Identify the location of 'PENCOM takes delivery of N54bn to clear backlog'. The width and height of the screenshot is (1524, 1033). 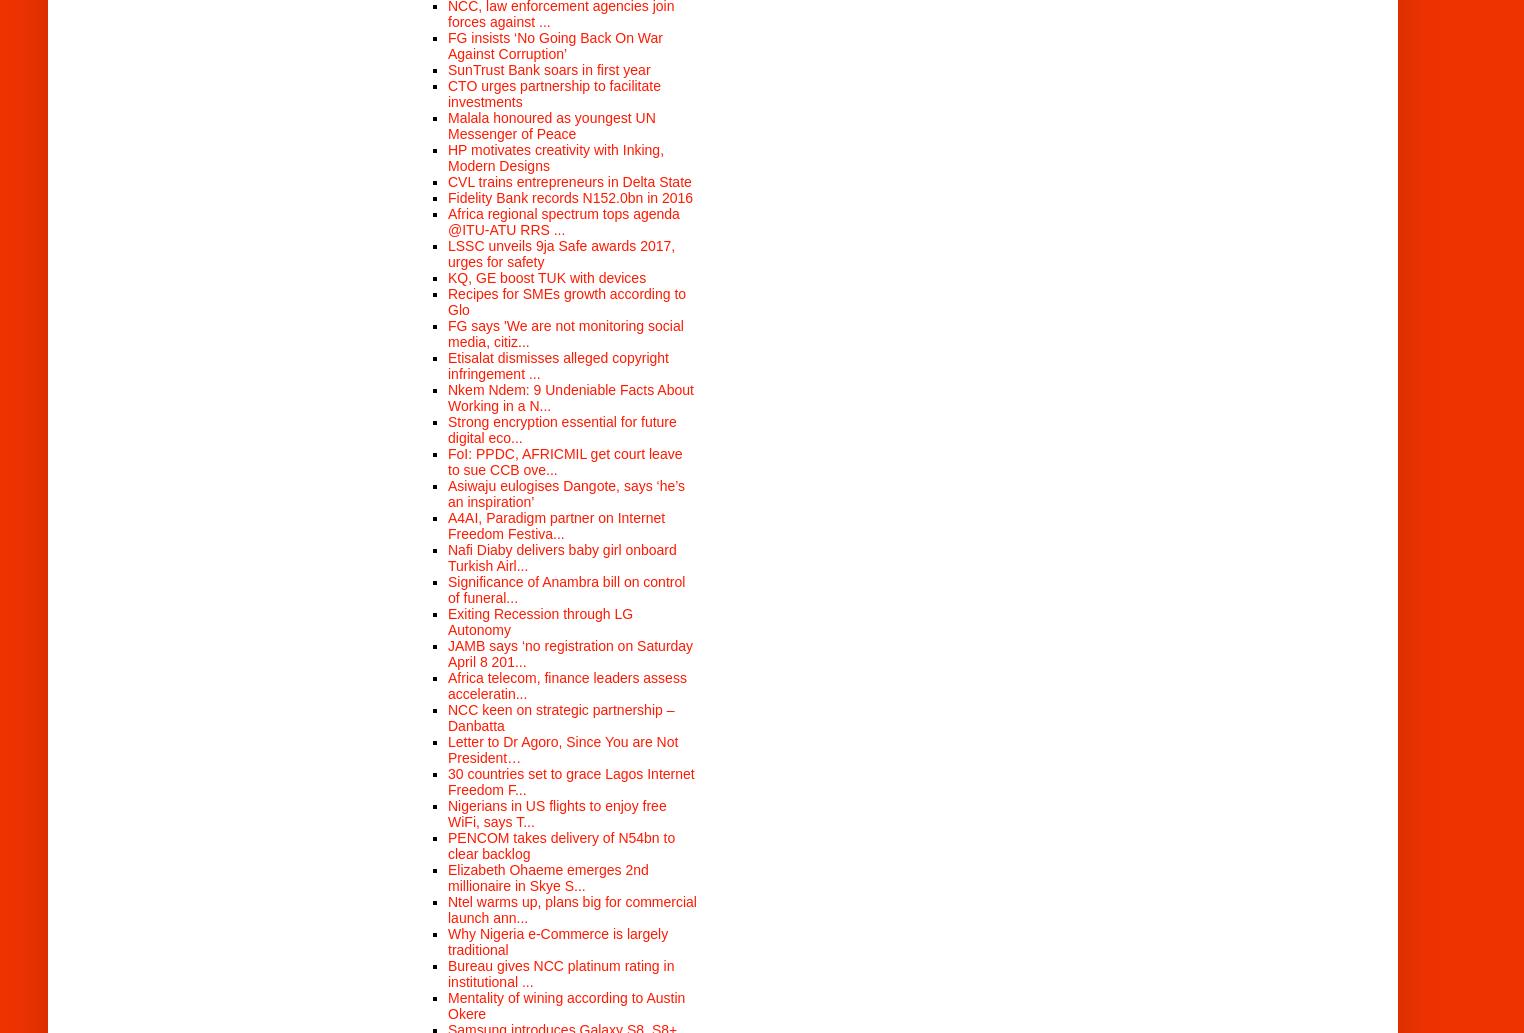
(448, 844).